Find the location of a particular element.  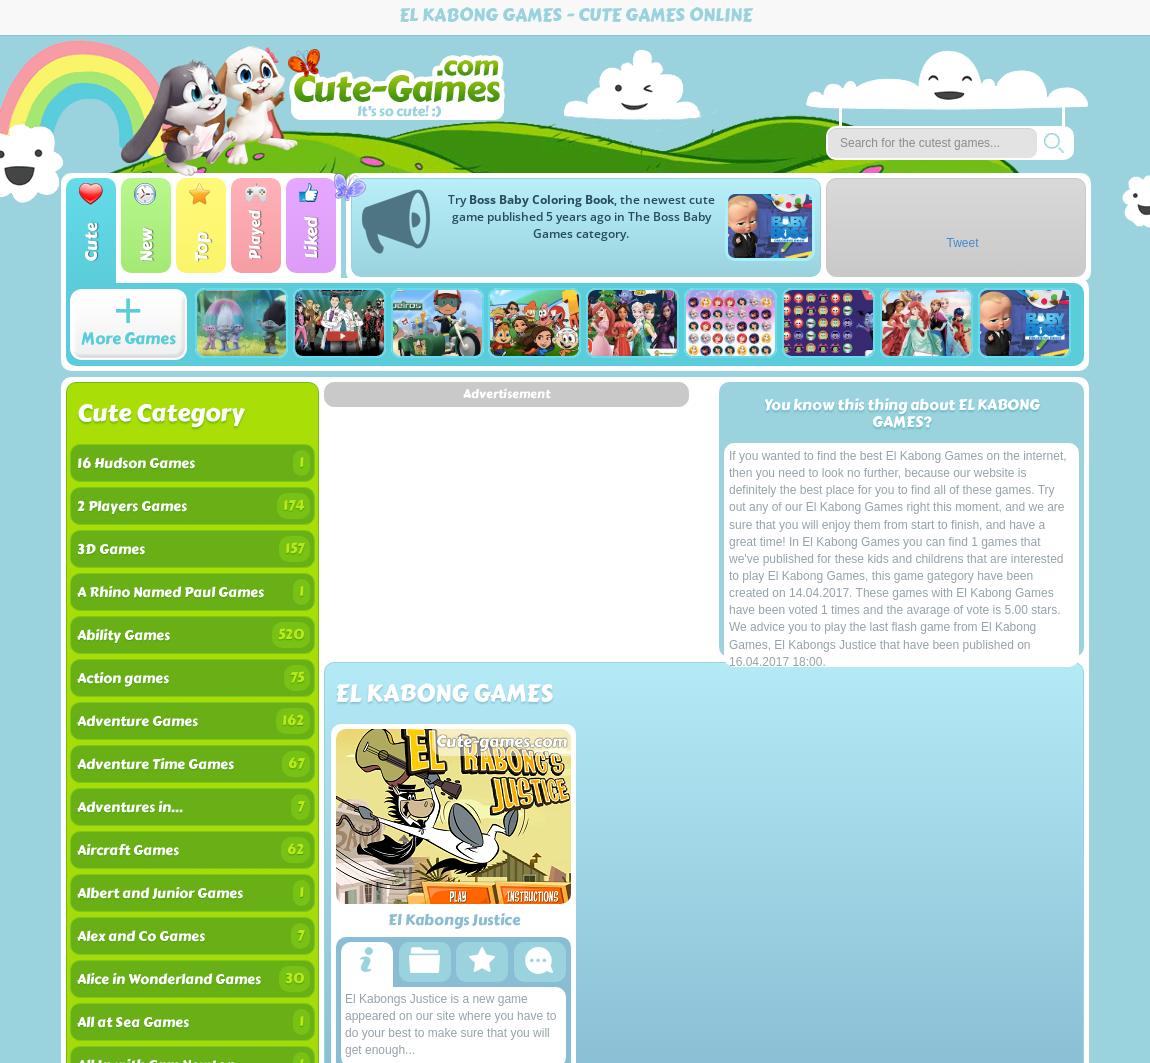

'EL KABONG GAMES - CUTE GAMES ONLINE' is located at coordinates (574, 14).